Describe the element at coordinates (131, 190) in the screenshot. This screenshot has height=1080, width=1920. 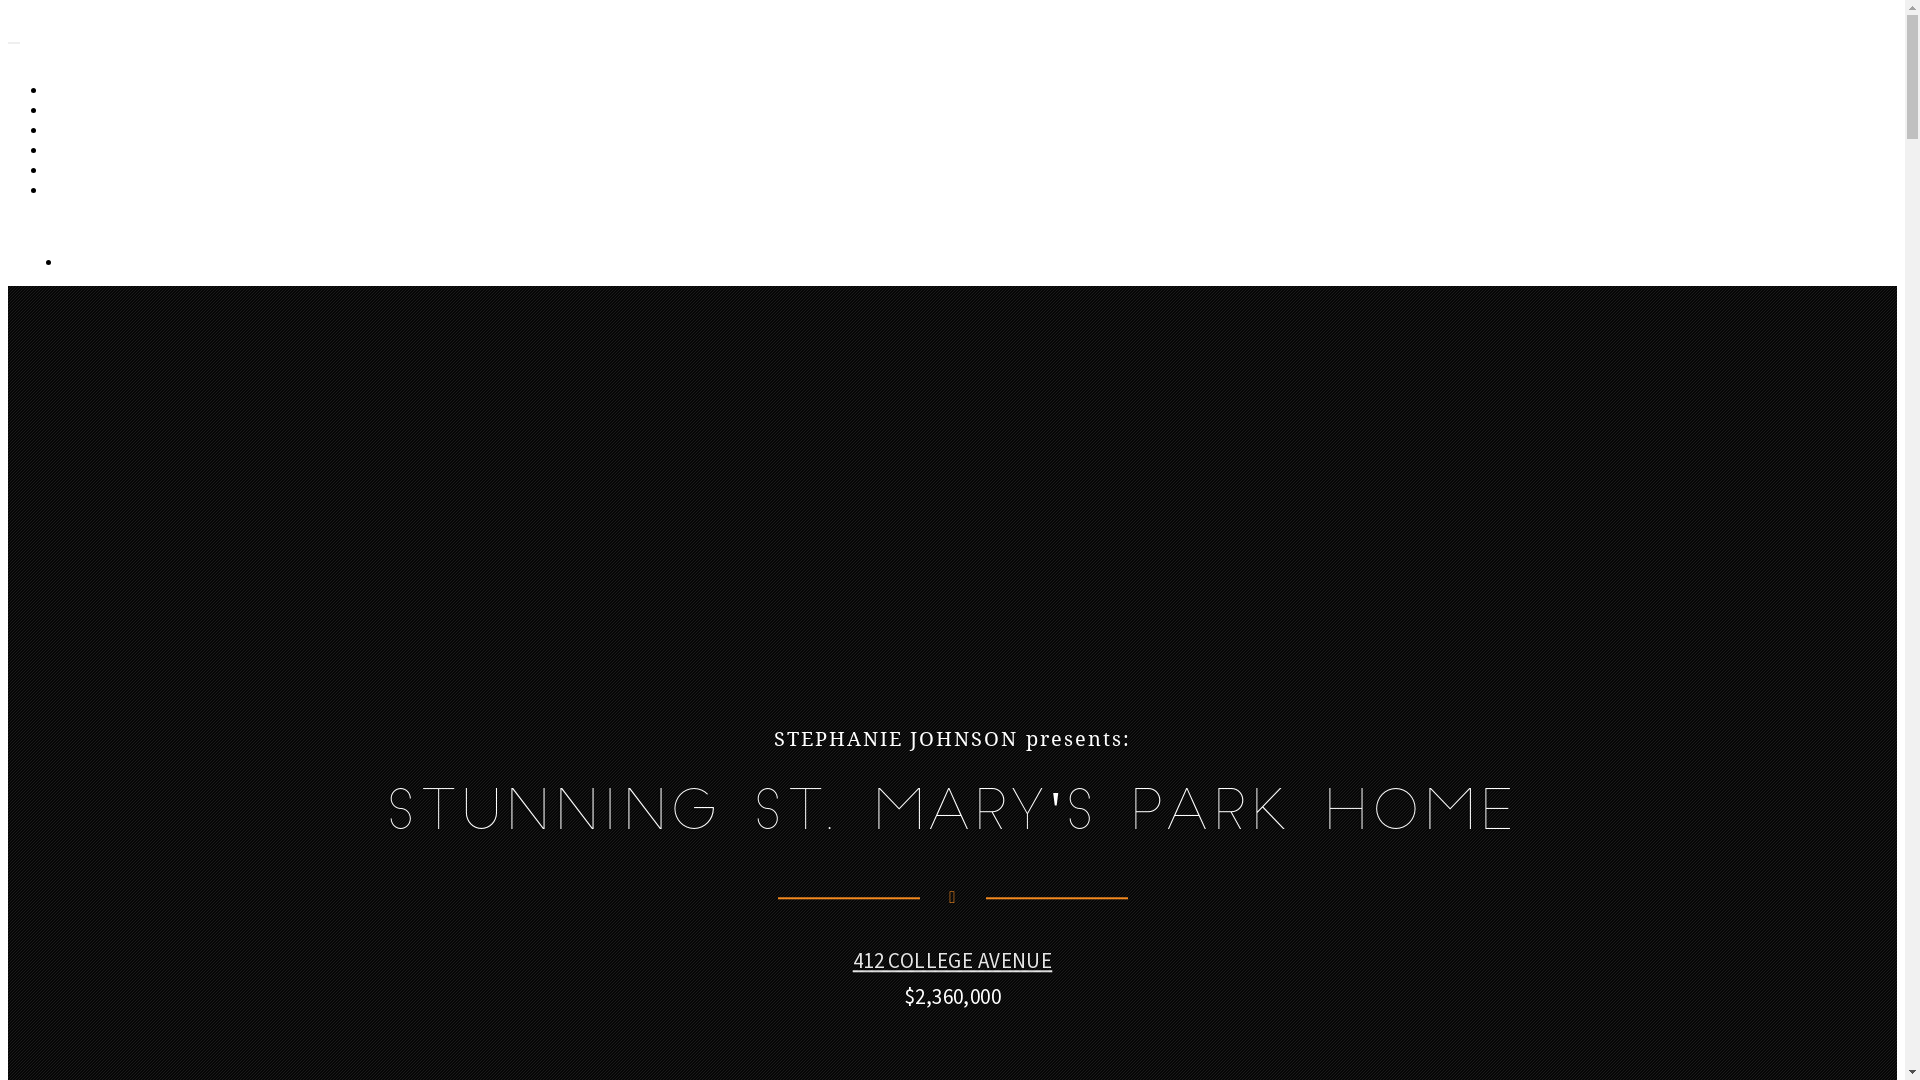
I see `'SCHEDULE & CONTACT'` at that location.